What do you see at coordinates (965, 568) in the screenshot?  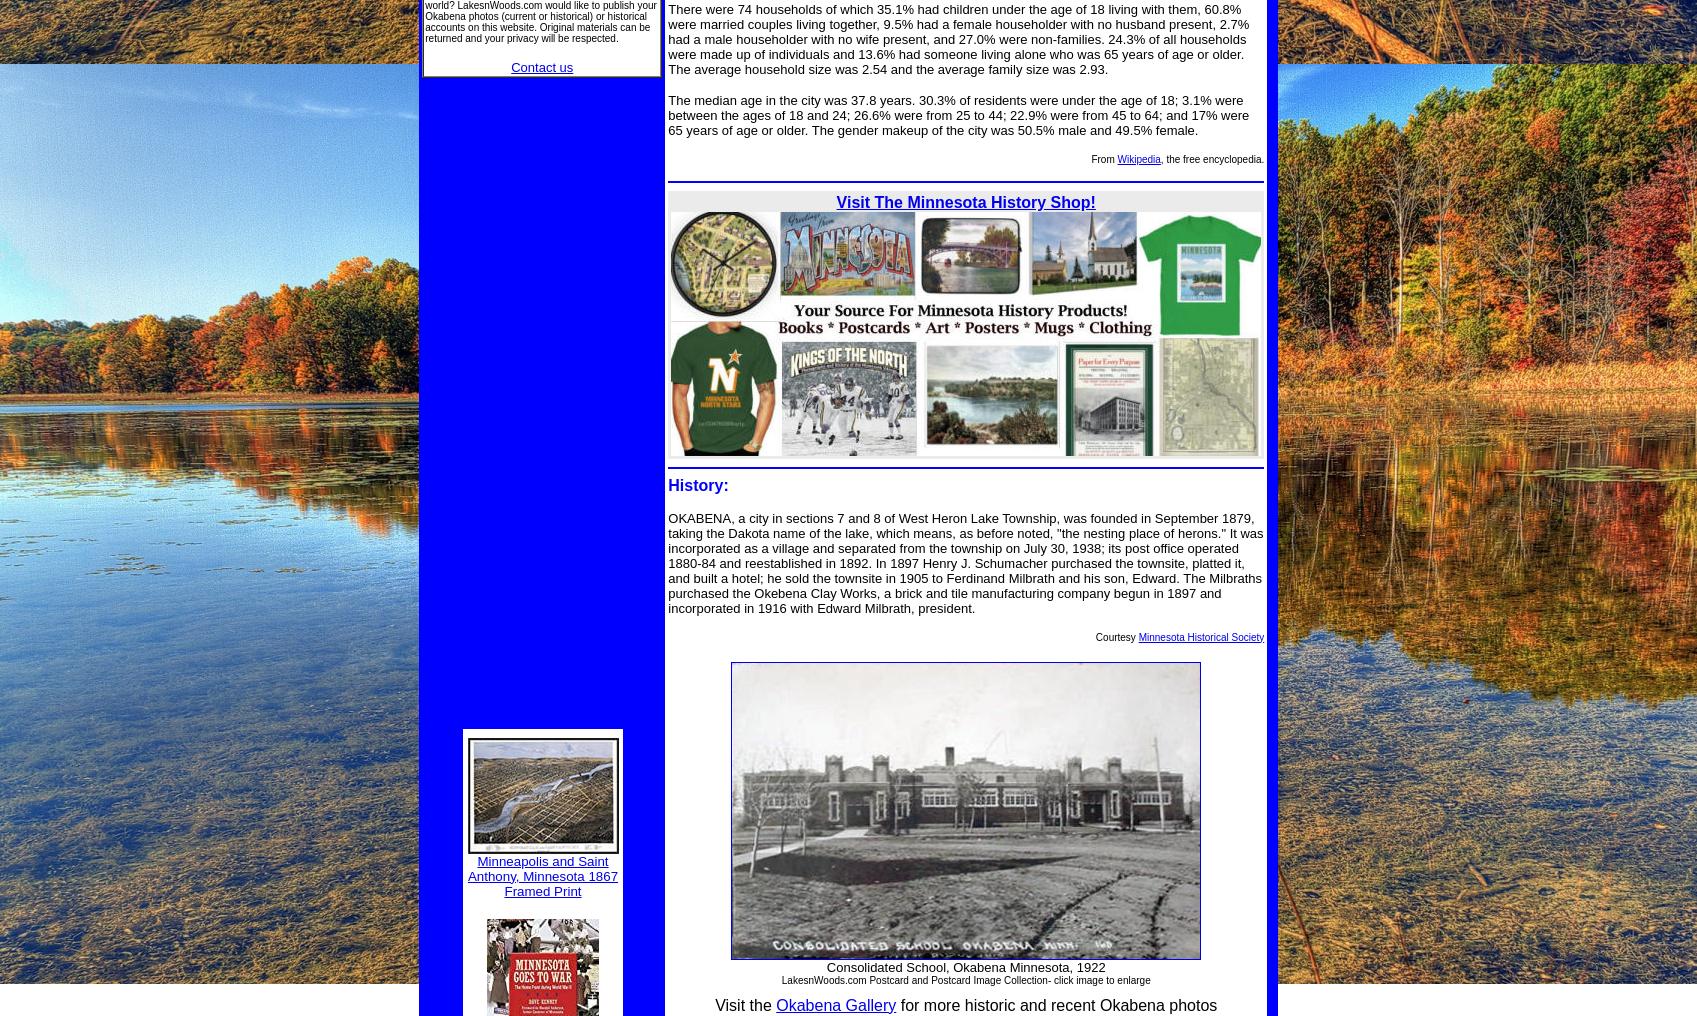 I see `'name of the lake, which means, as before noted, "the nesting place of 
		herons." It was incorporated as a village and separated from the 
		township on July 30, 1938; its post office operated 1880-84 and 
		reestablished in 1892. In 1897 Henry J. Schumacher purchased the 
		townsite, platted it, and built a hotel; he sold the townsite in 1905 to 
		Ferdinand Milbrath and his son, Edward. The Milbraths purchased the 
		Okebena Clay Works, a brick and tile manufacturing company begun in 1897 
		and incorporated in 1916 with Edward Milbrath, president.'` at bounding box center [965, 568].